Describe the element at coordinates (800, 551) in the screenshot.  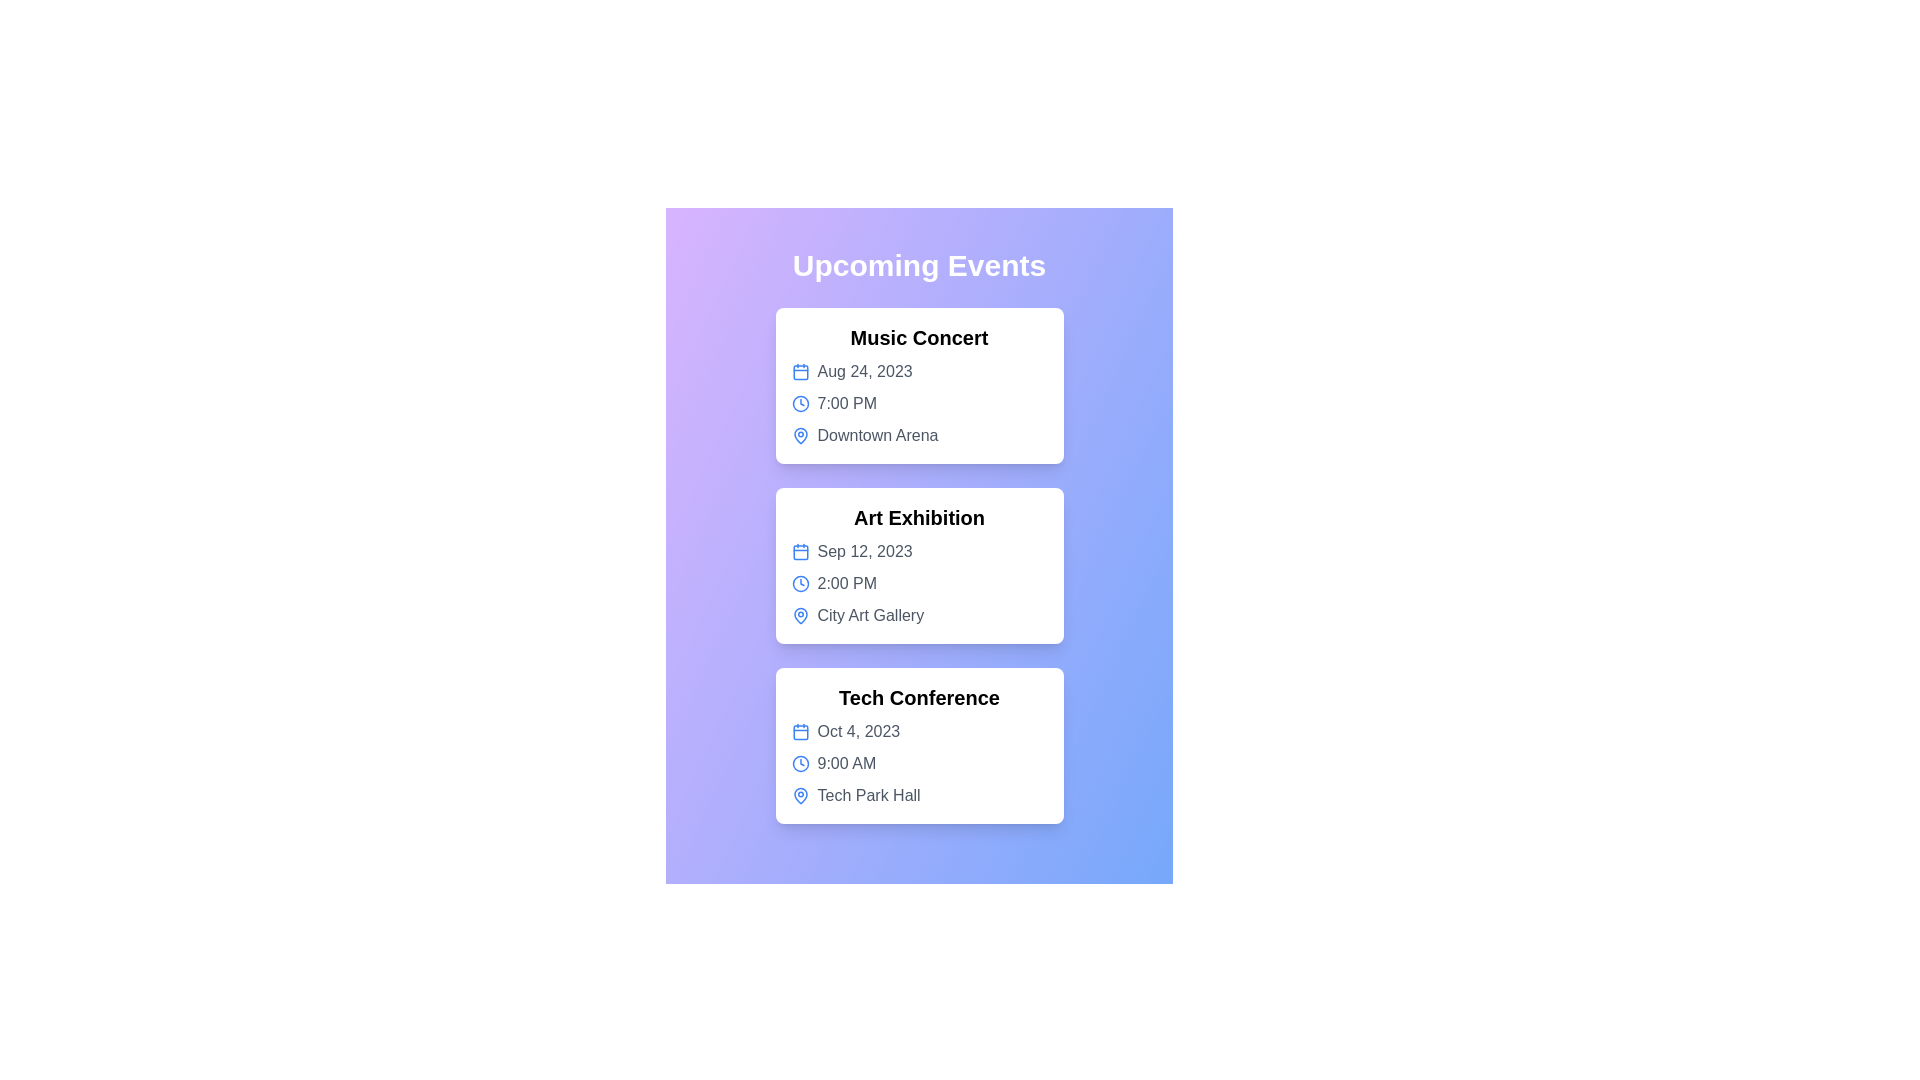
I see `the calendar icon located to the left of the text displaying the date 'Sep 12, 2023' in the second event card of the upcoming events list` at that location.